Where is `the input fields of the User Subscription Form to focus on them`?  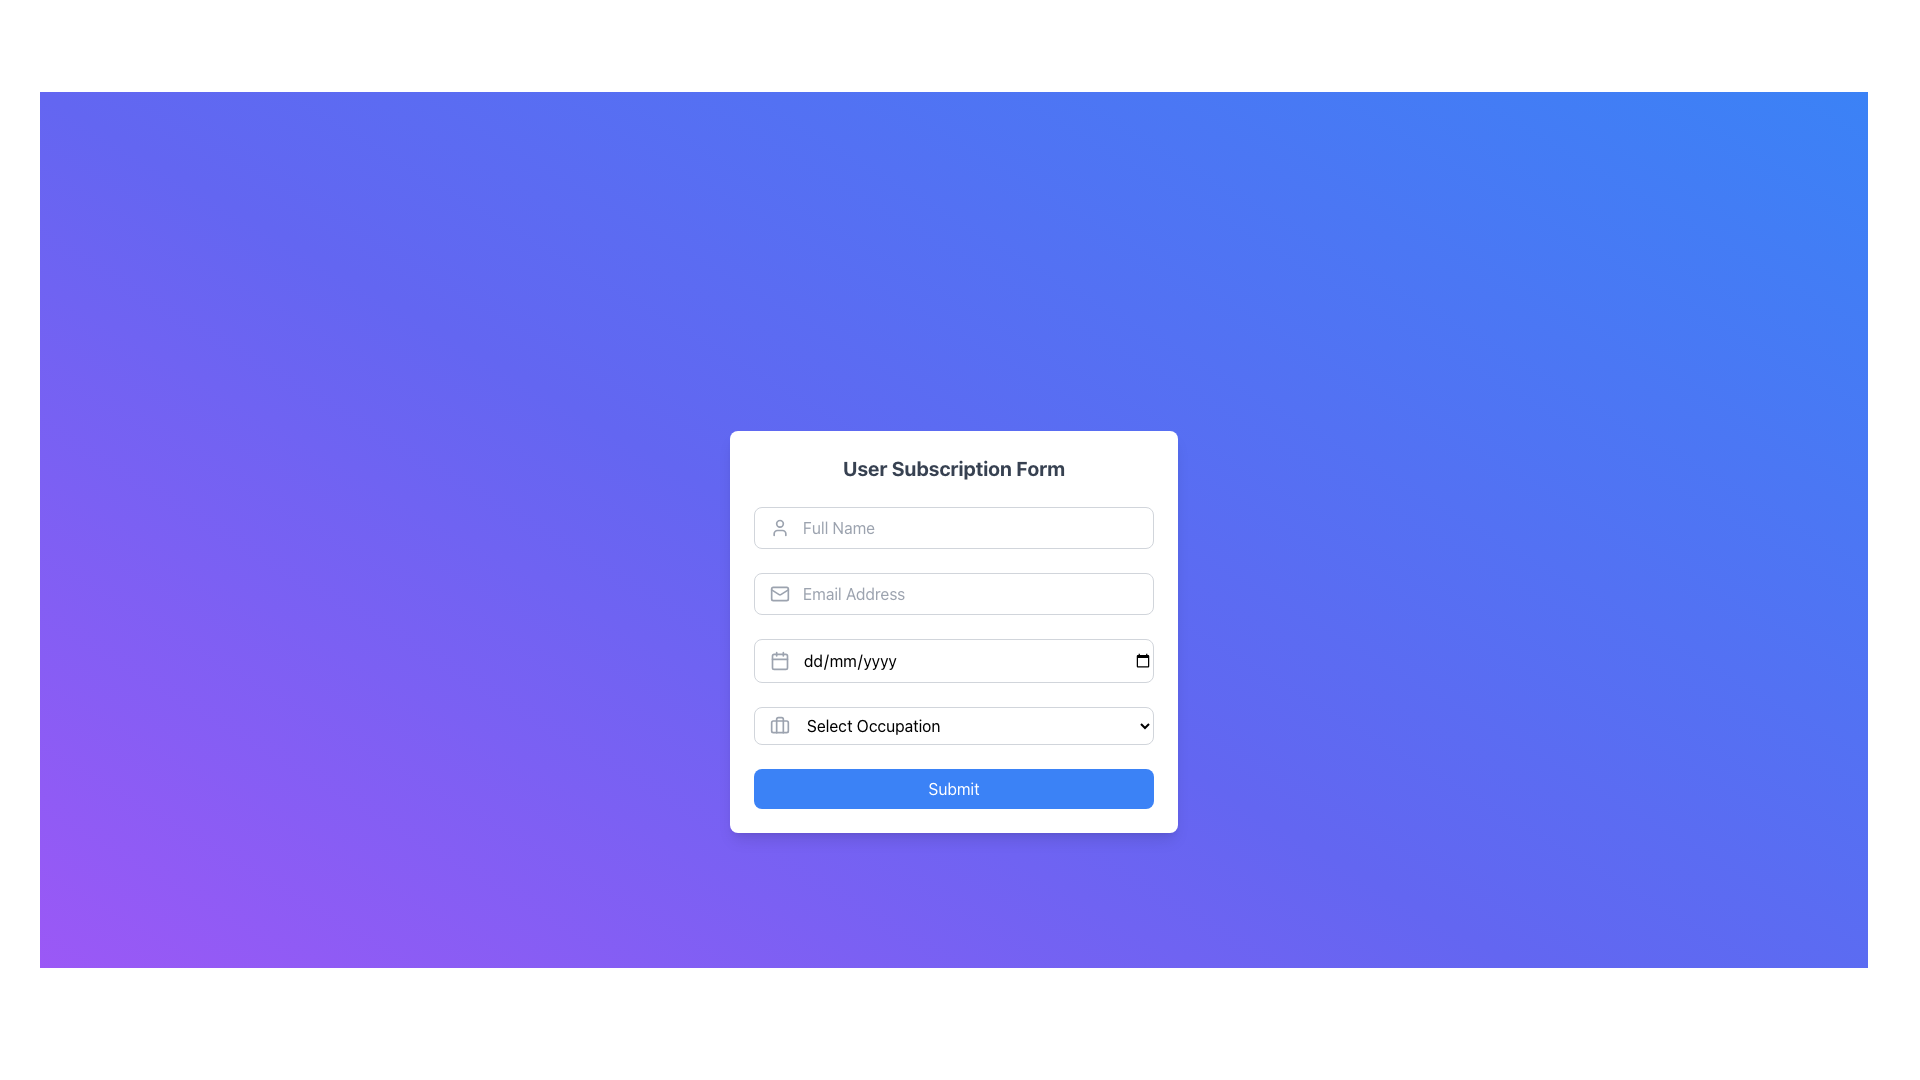 the input fields of the User Subscription Form to focus on them is located at coordinates (953, 632).